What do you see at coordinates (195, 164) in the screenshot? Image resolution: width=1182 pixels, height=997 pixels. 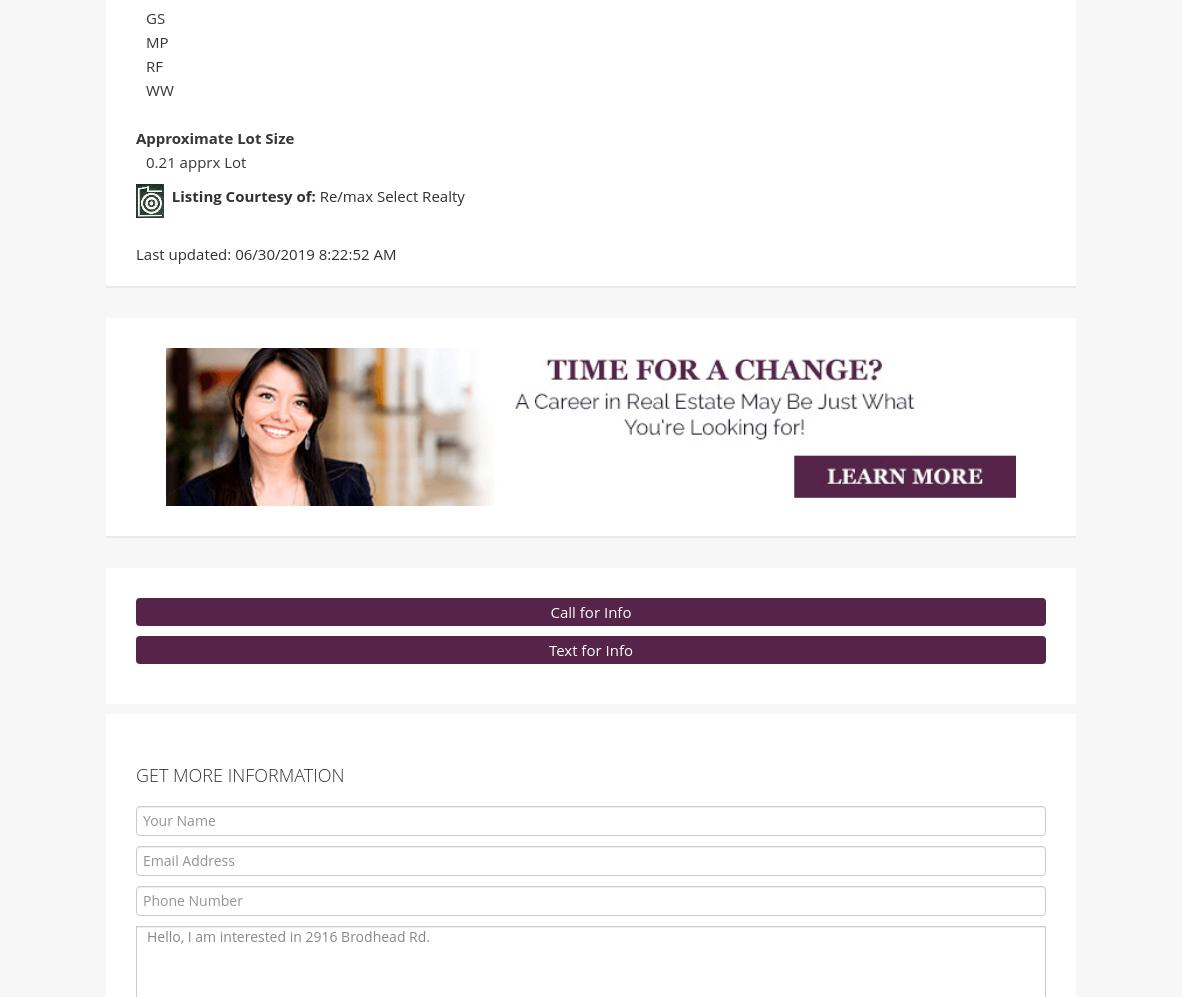 I see `'0.21 apprx Lot'` at bounding box center [195, 164].